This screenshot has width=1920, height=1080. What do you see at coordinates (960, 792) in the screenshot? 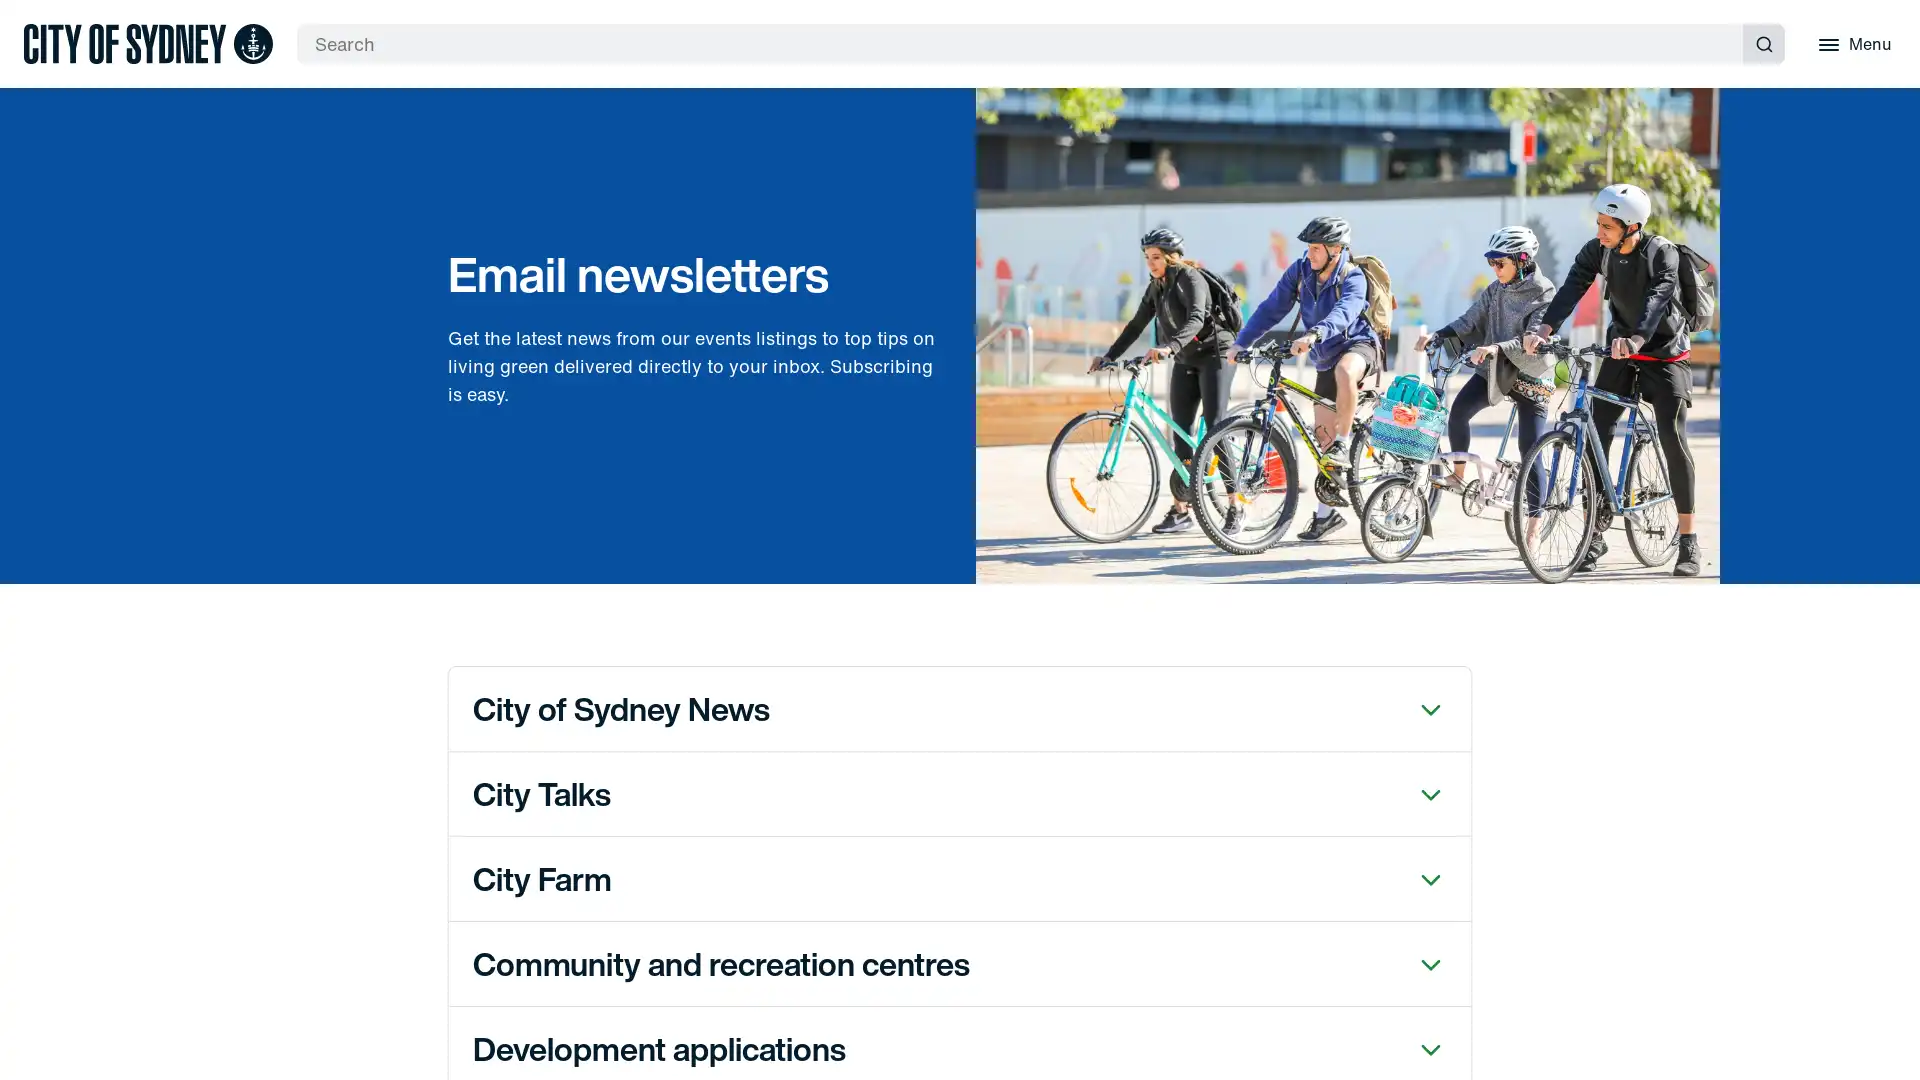
I see `City Talks` at bounding box center [960, 792].